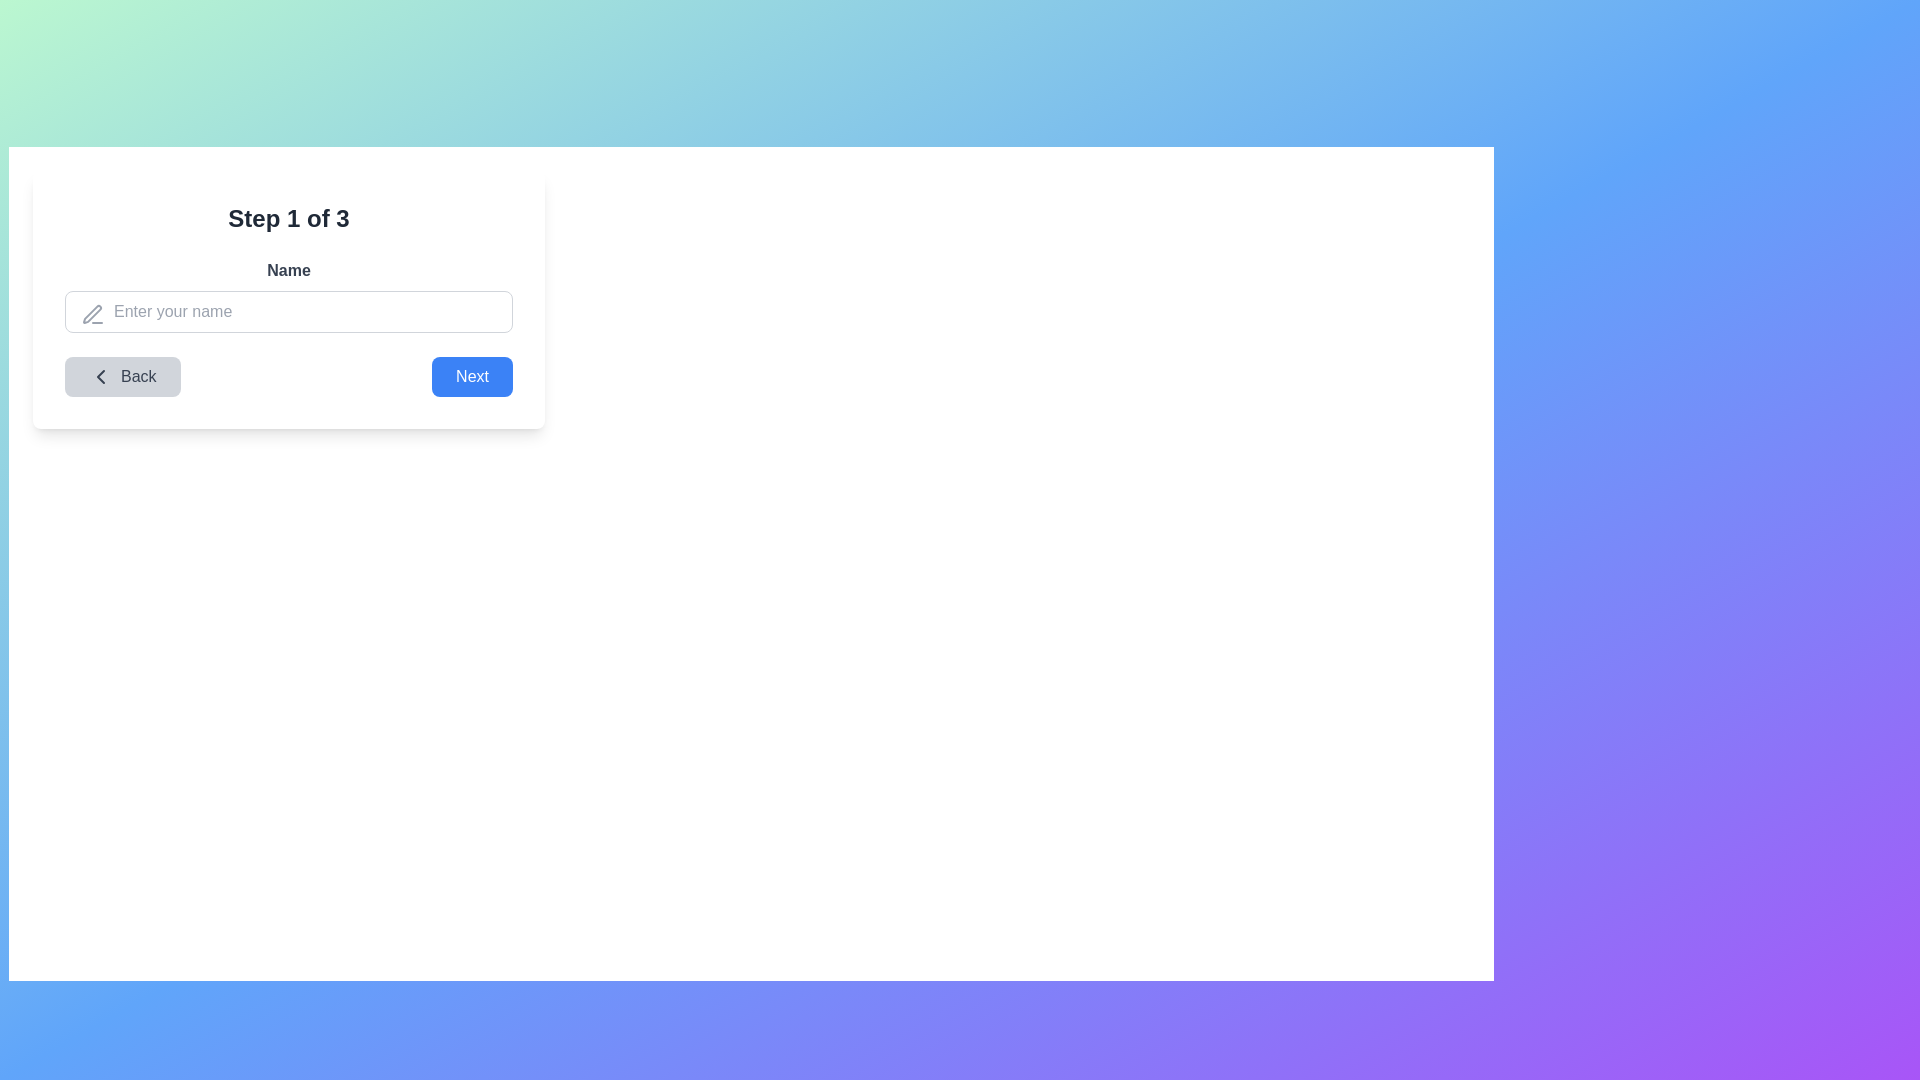 This screenshot has height=1080, width=1920. What do you see at coordinates (287, 296) in the screenshot?
I see `the labeled input field for entering the user's name, positioned below 'Step 1 of 3' and above the navigation buttons 'Back' and 'Next'` at bounding box center [287, 296].